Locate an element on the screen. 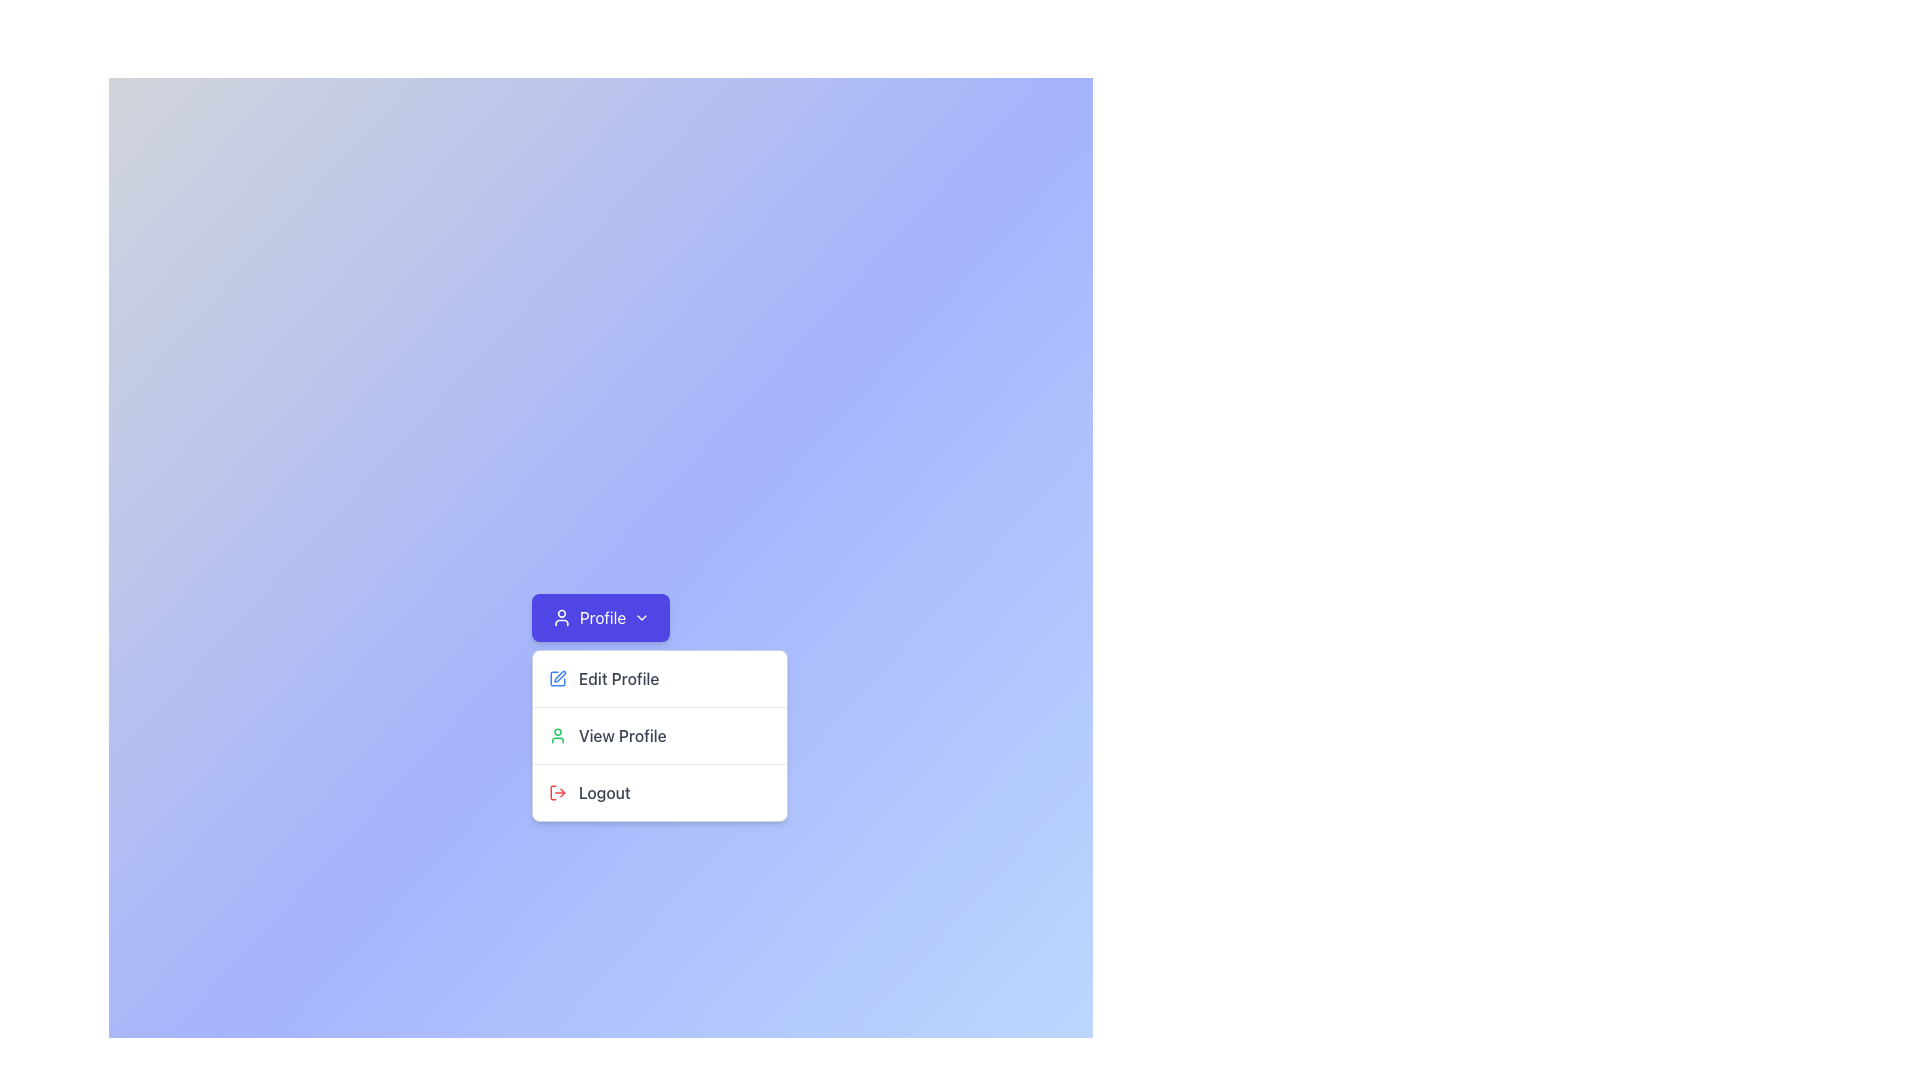 This screenshot has width=1920, height=1080. the first menu item in the dropdown menu that allows the user is located at coordinates (659, 677).